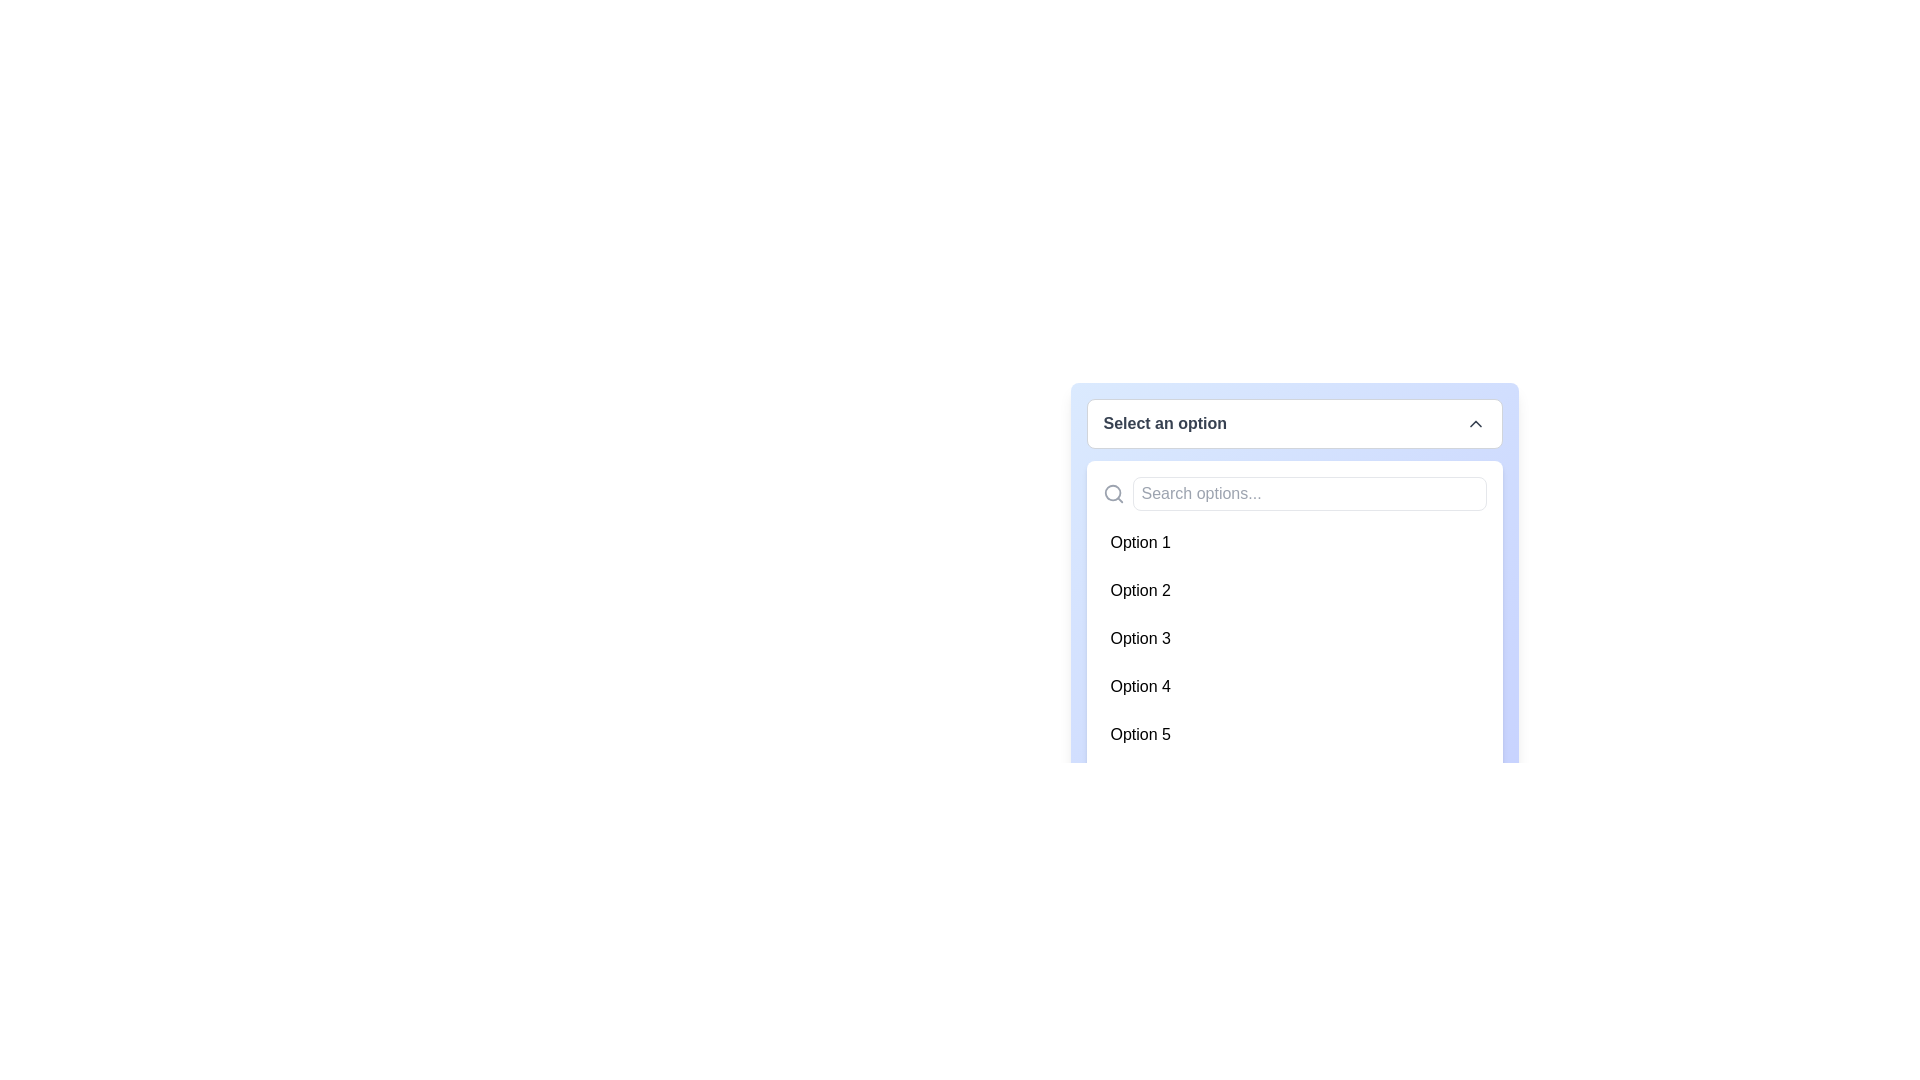 The width and height of the screenshot is (1920, 1080). What do you see at coordinates (1475, 423) in the screenshot?
I see `the upward chevron icon that indicates the dropdown's state, located at the far right of the 'Select an option' text` at bounding box center [1475, 423].